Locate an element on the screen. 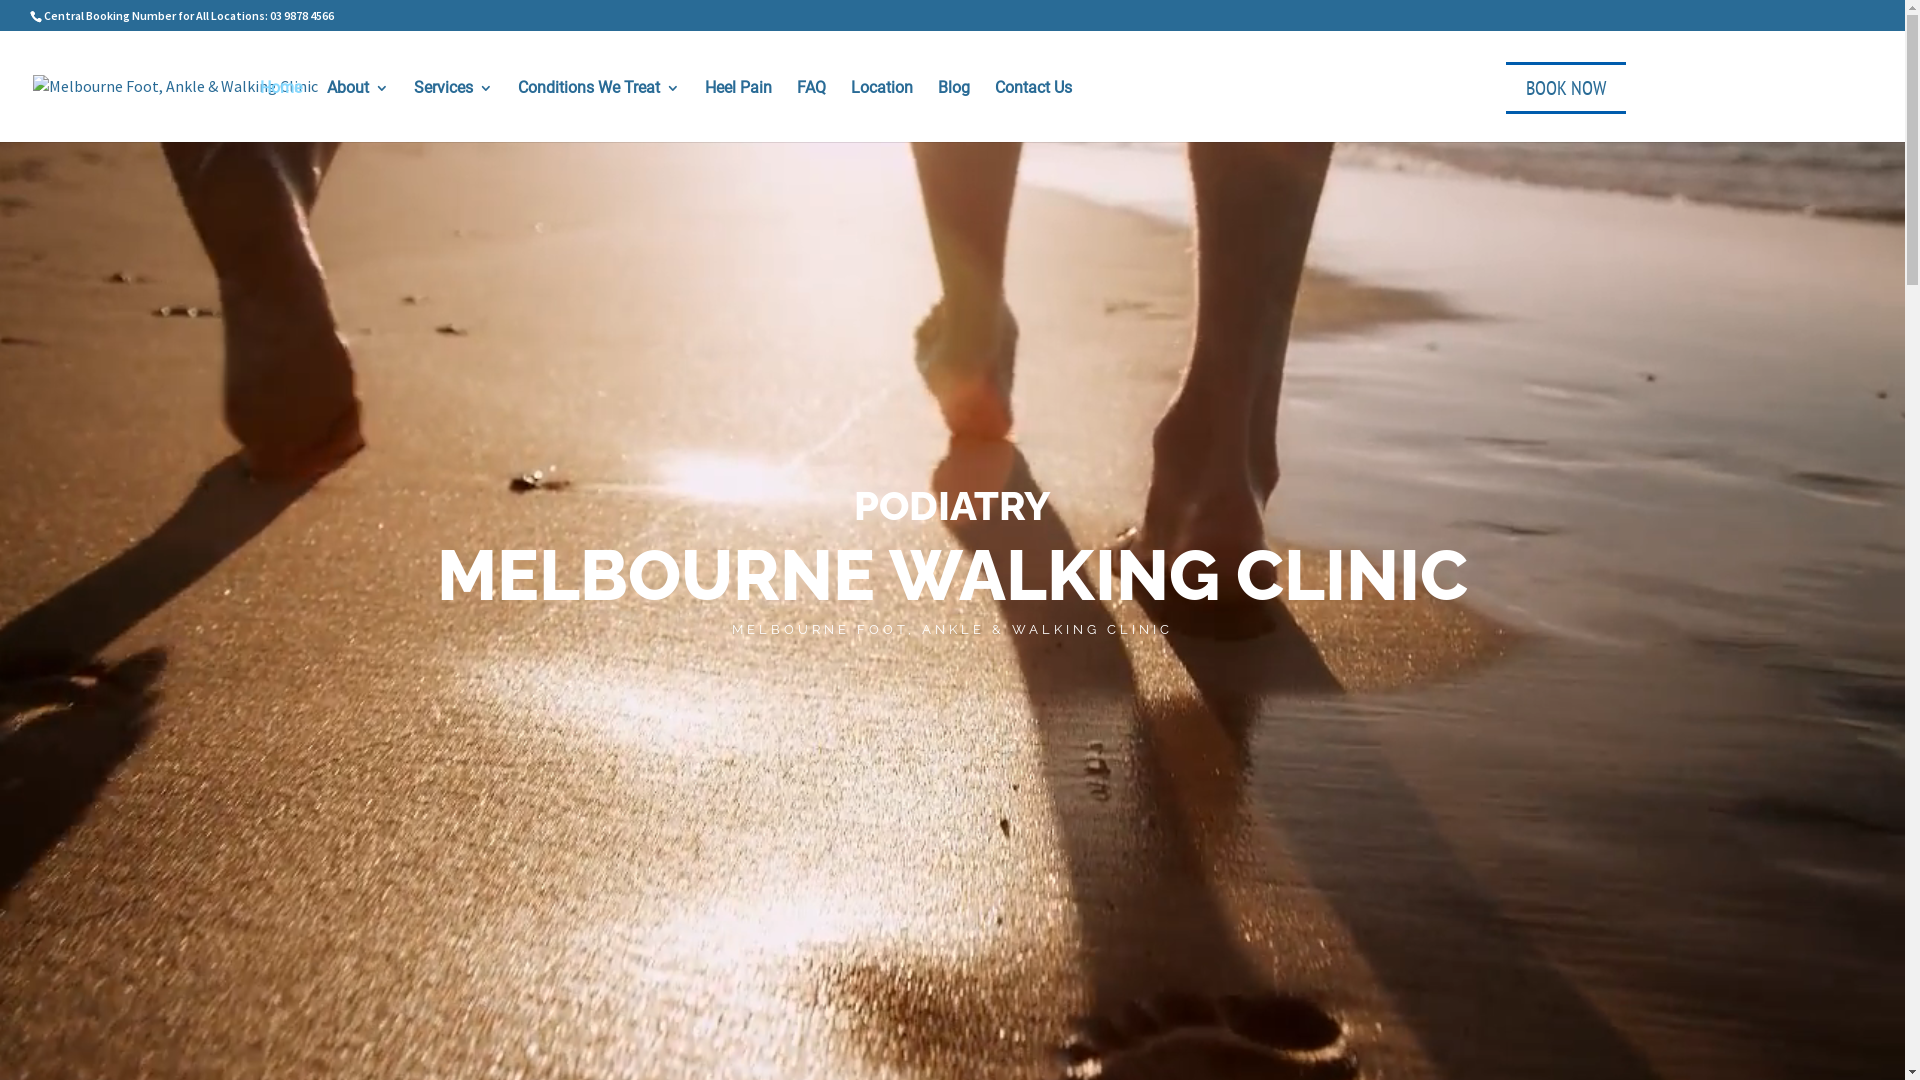 The height and width of the screenshot is (1080, 1920). 'Location' is located at coordinates (850, 108).